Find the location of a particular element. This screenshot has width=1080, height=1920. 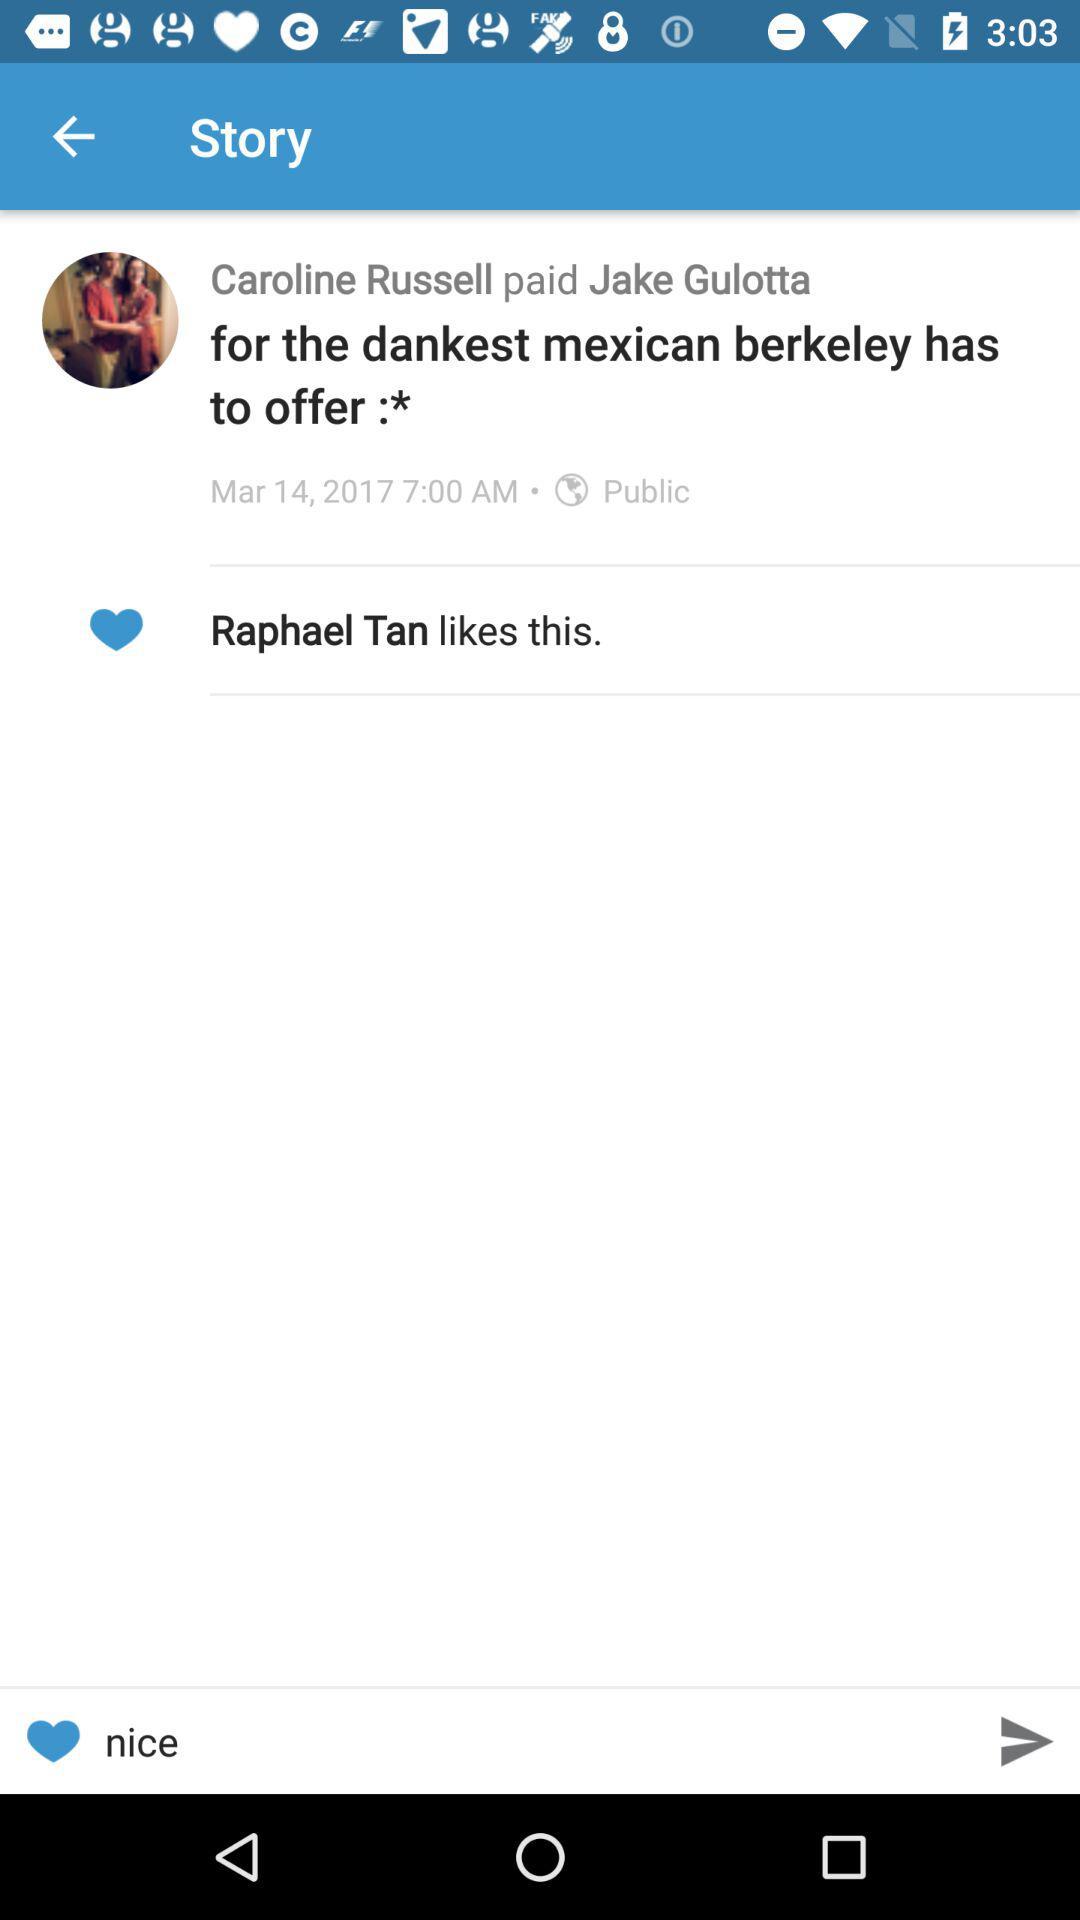

for the dankest is located at coordinates (623, 373).